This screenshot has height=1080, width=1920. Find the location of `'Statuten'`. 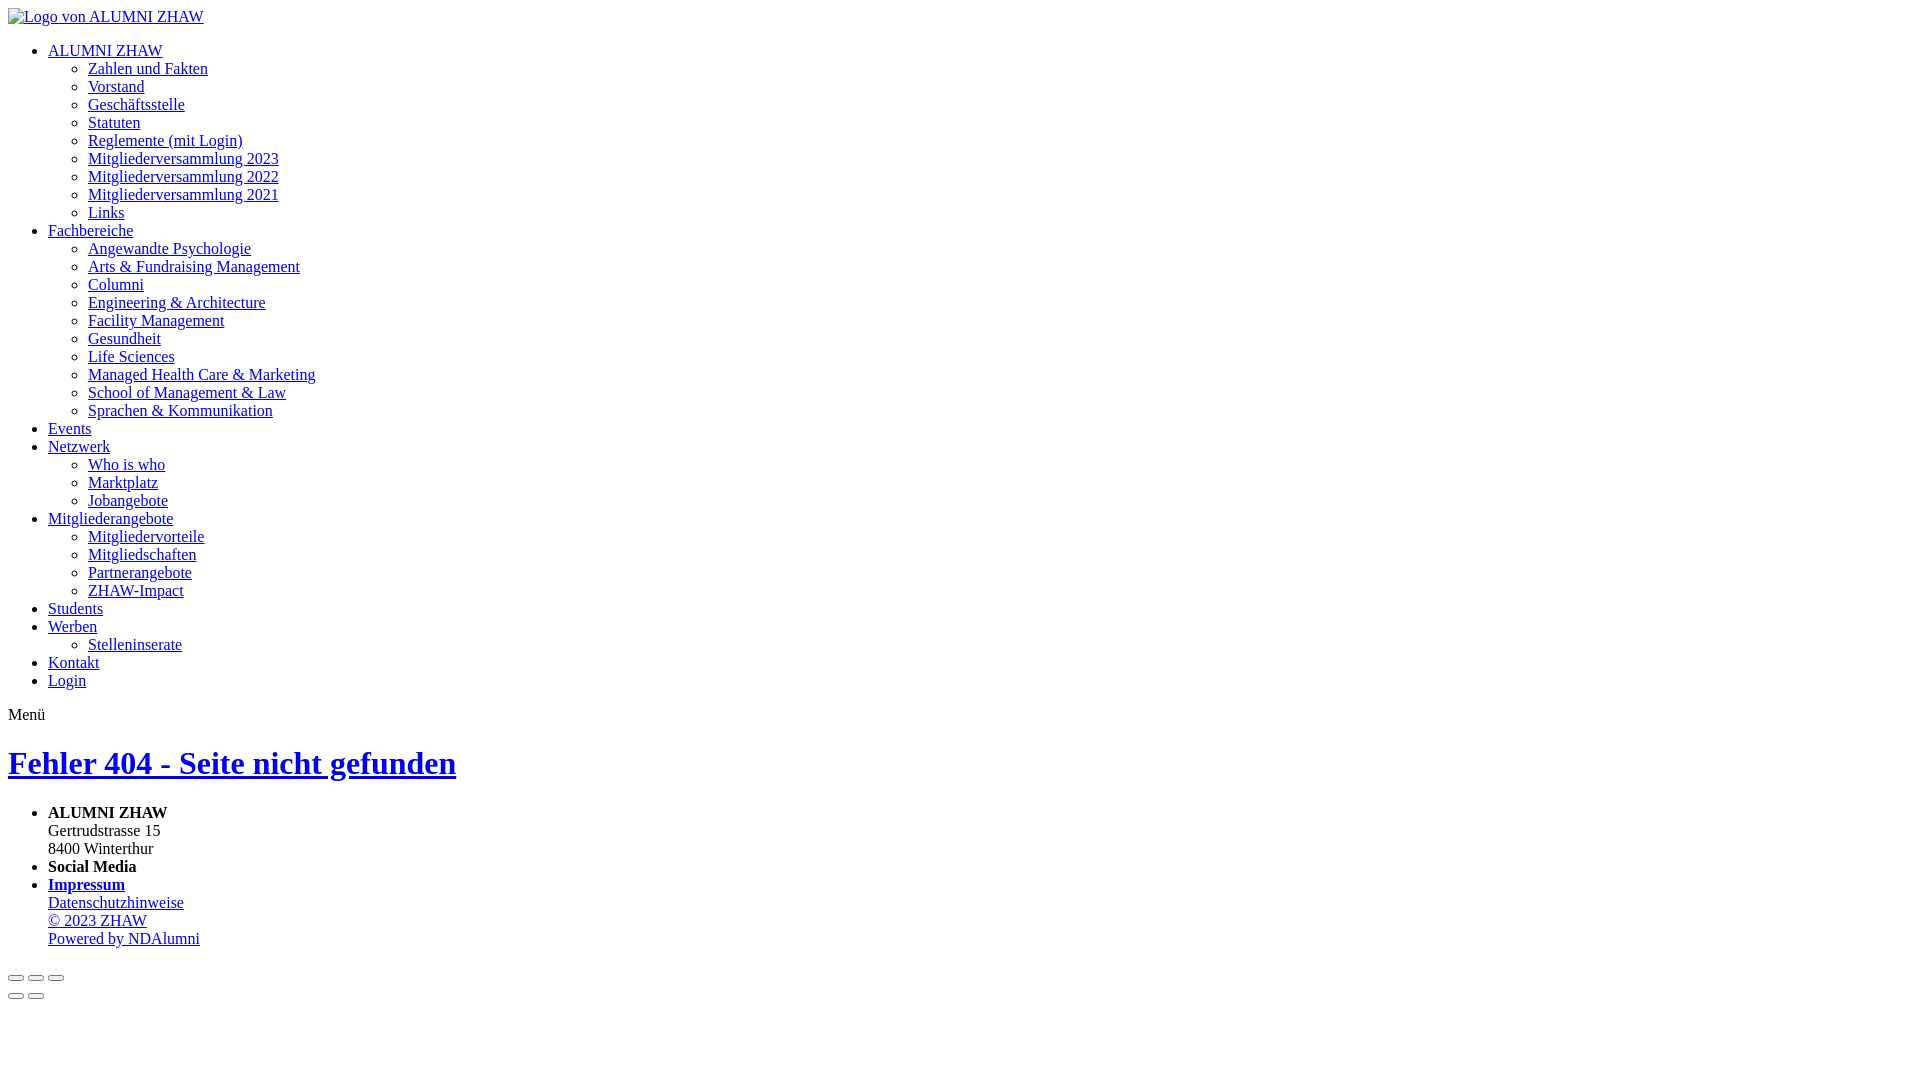

'Statuten' is located at coordinates (113, 122).